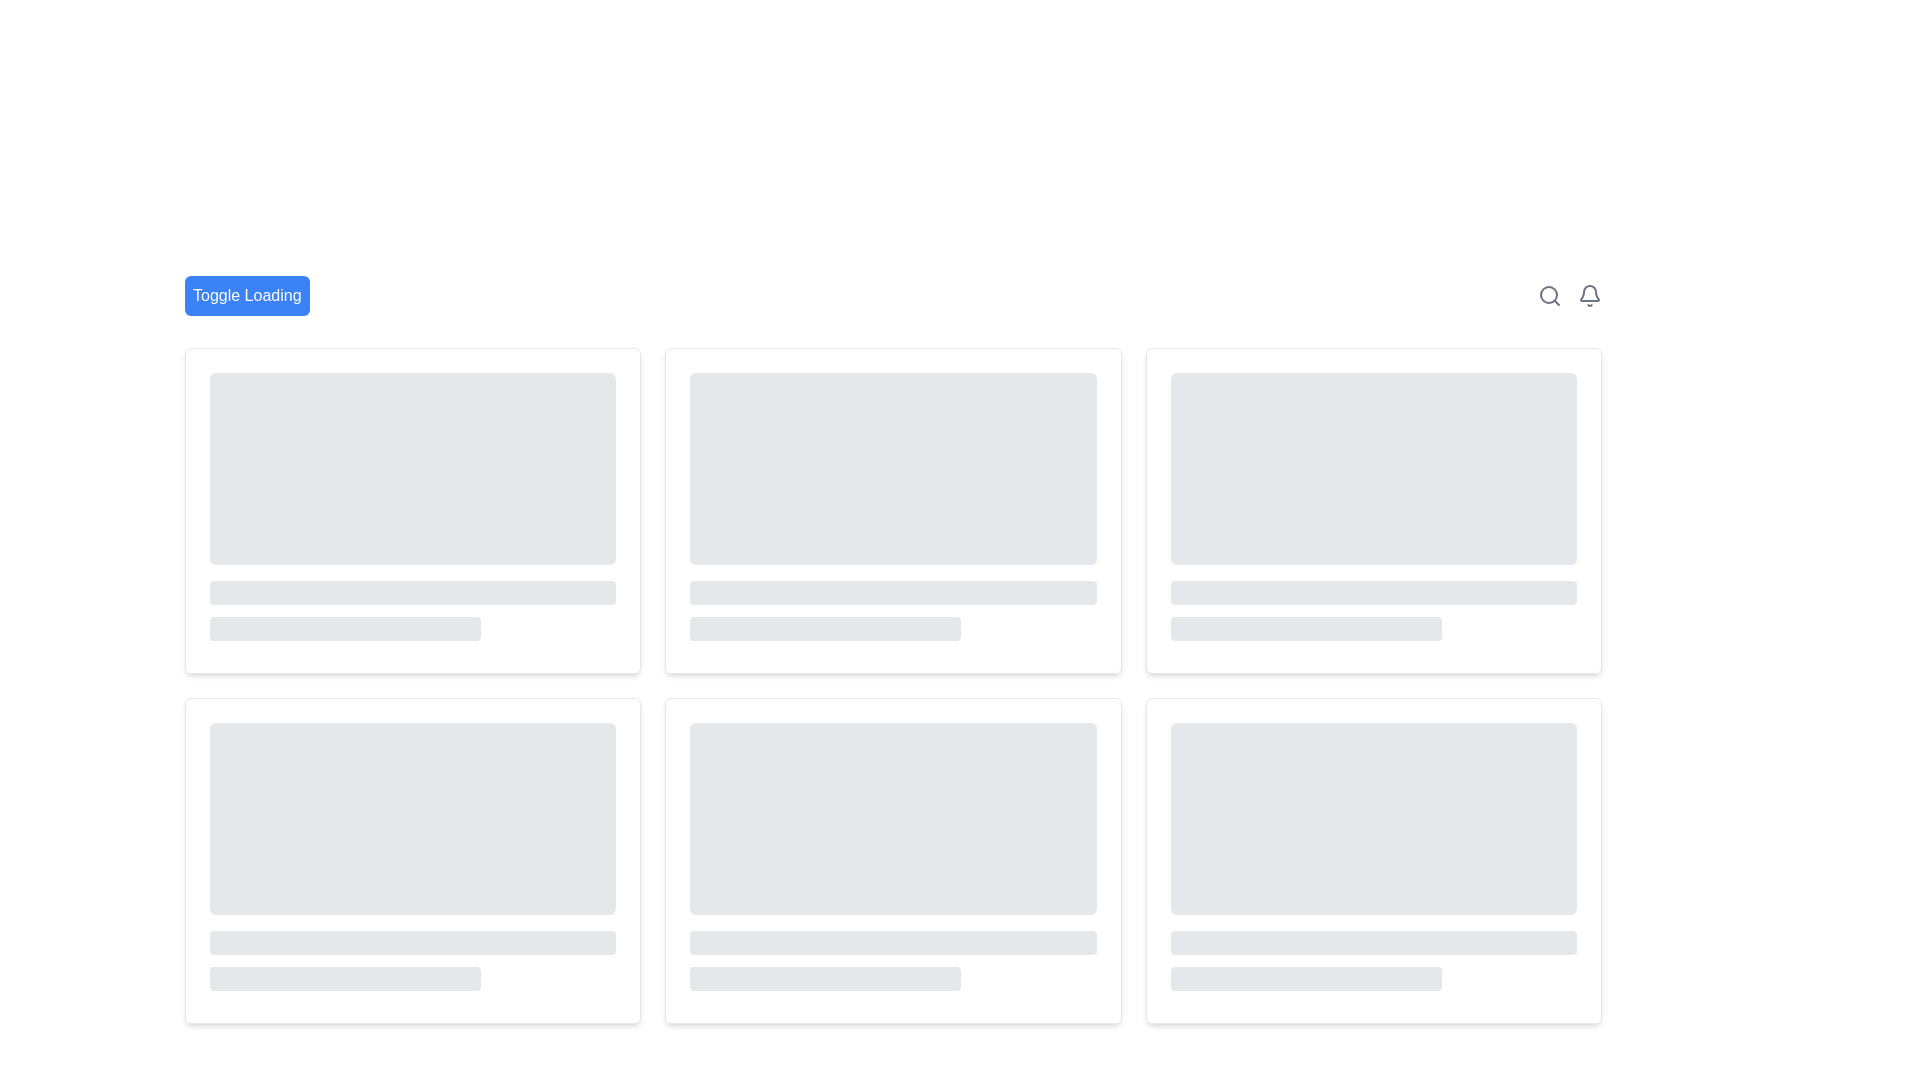 This screenshot has width=1920, height=1080. I want to click on the Placeholder component located in the second column of the top row of a grid, which represents dynamic content yet to be loaded, so click(1372, 505).